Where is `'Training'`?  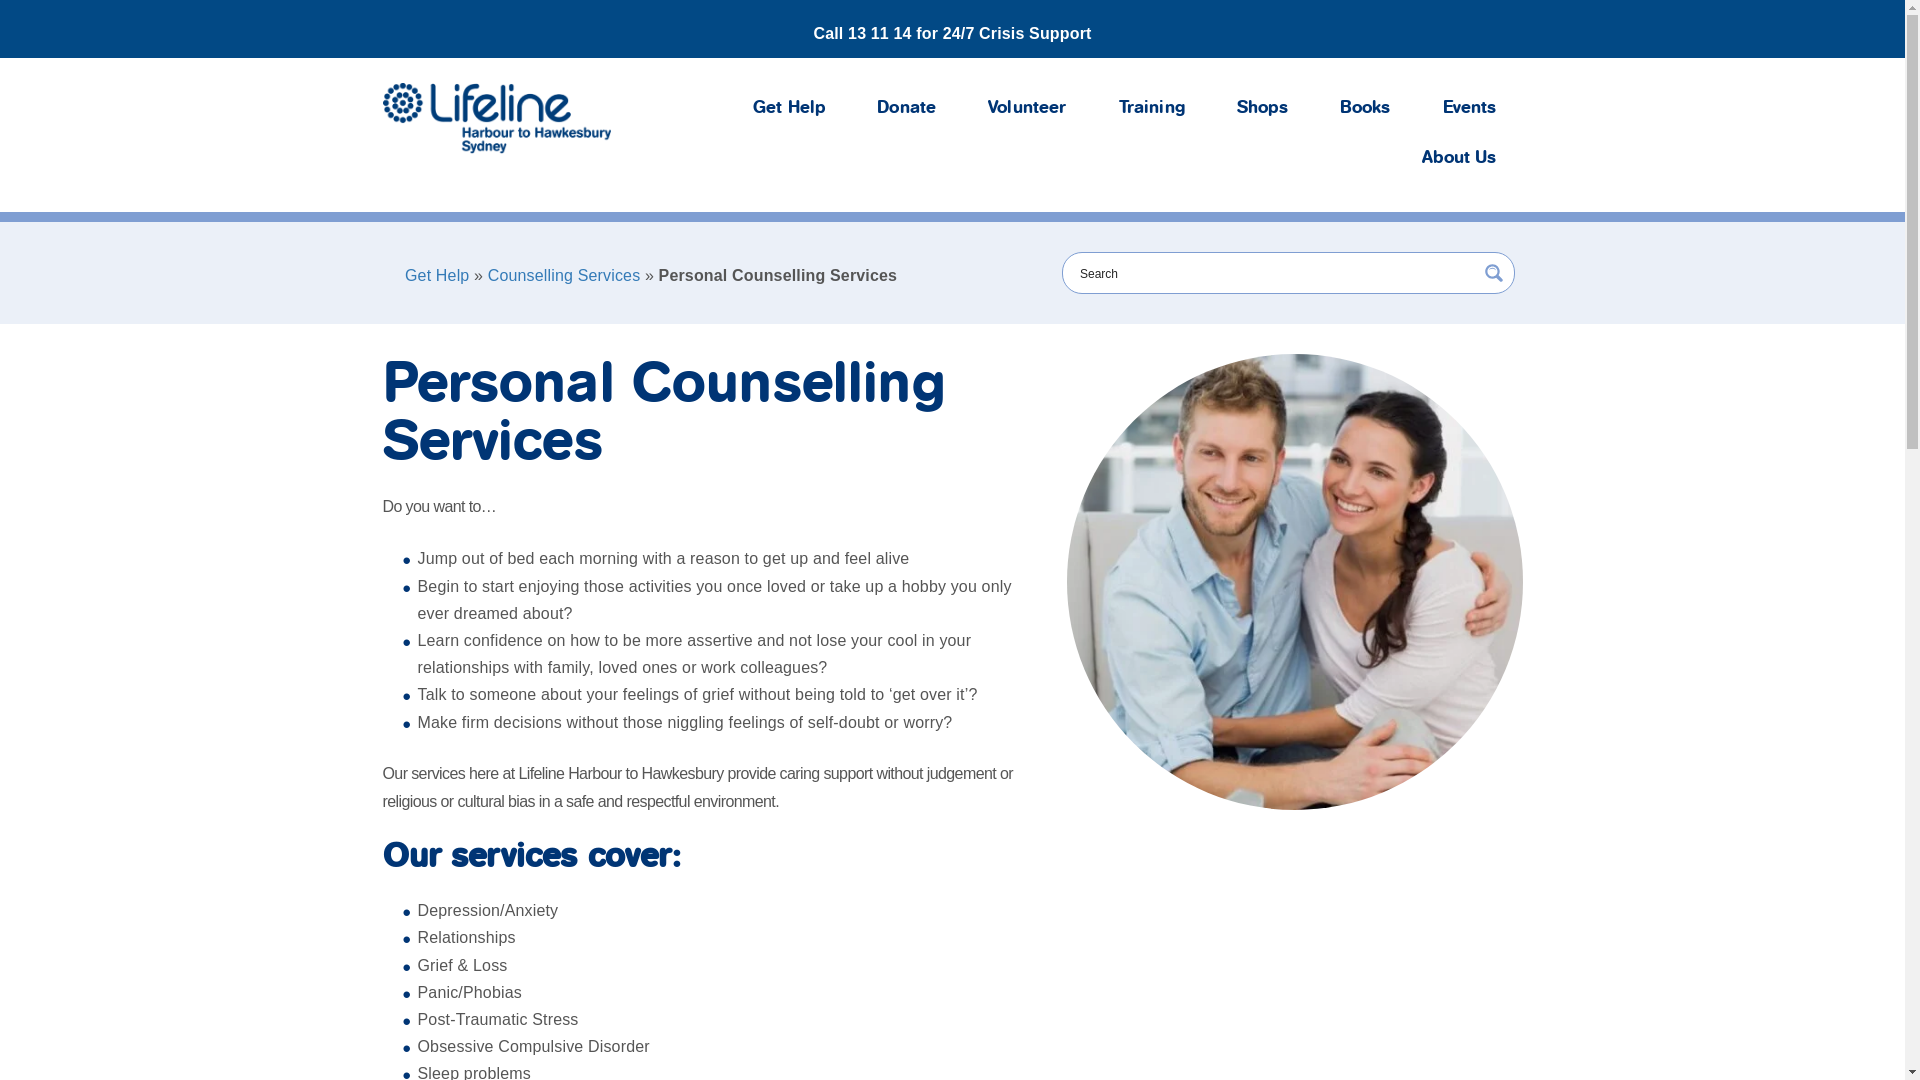
'Training' is located at coordinates (1152, 108).